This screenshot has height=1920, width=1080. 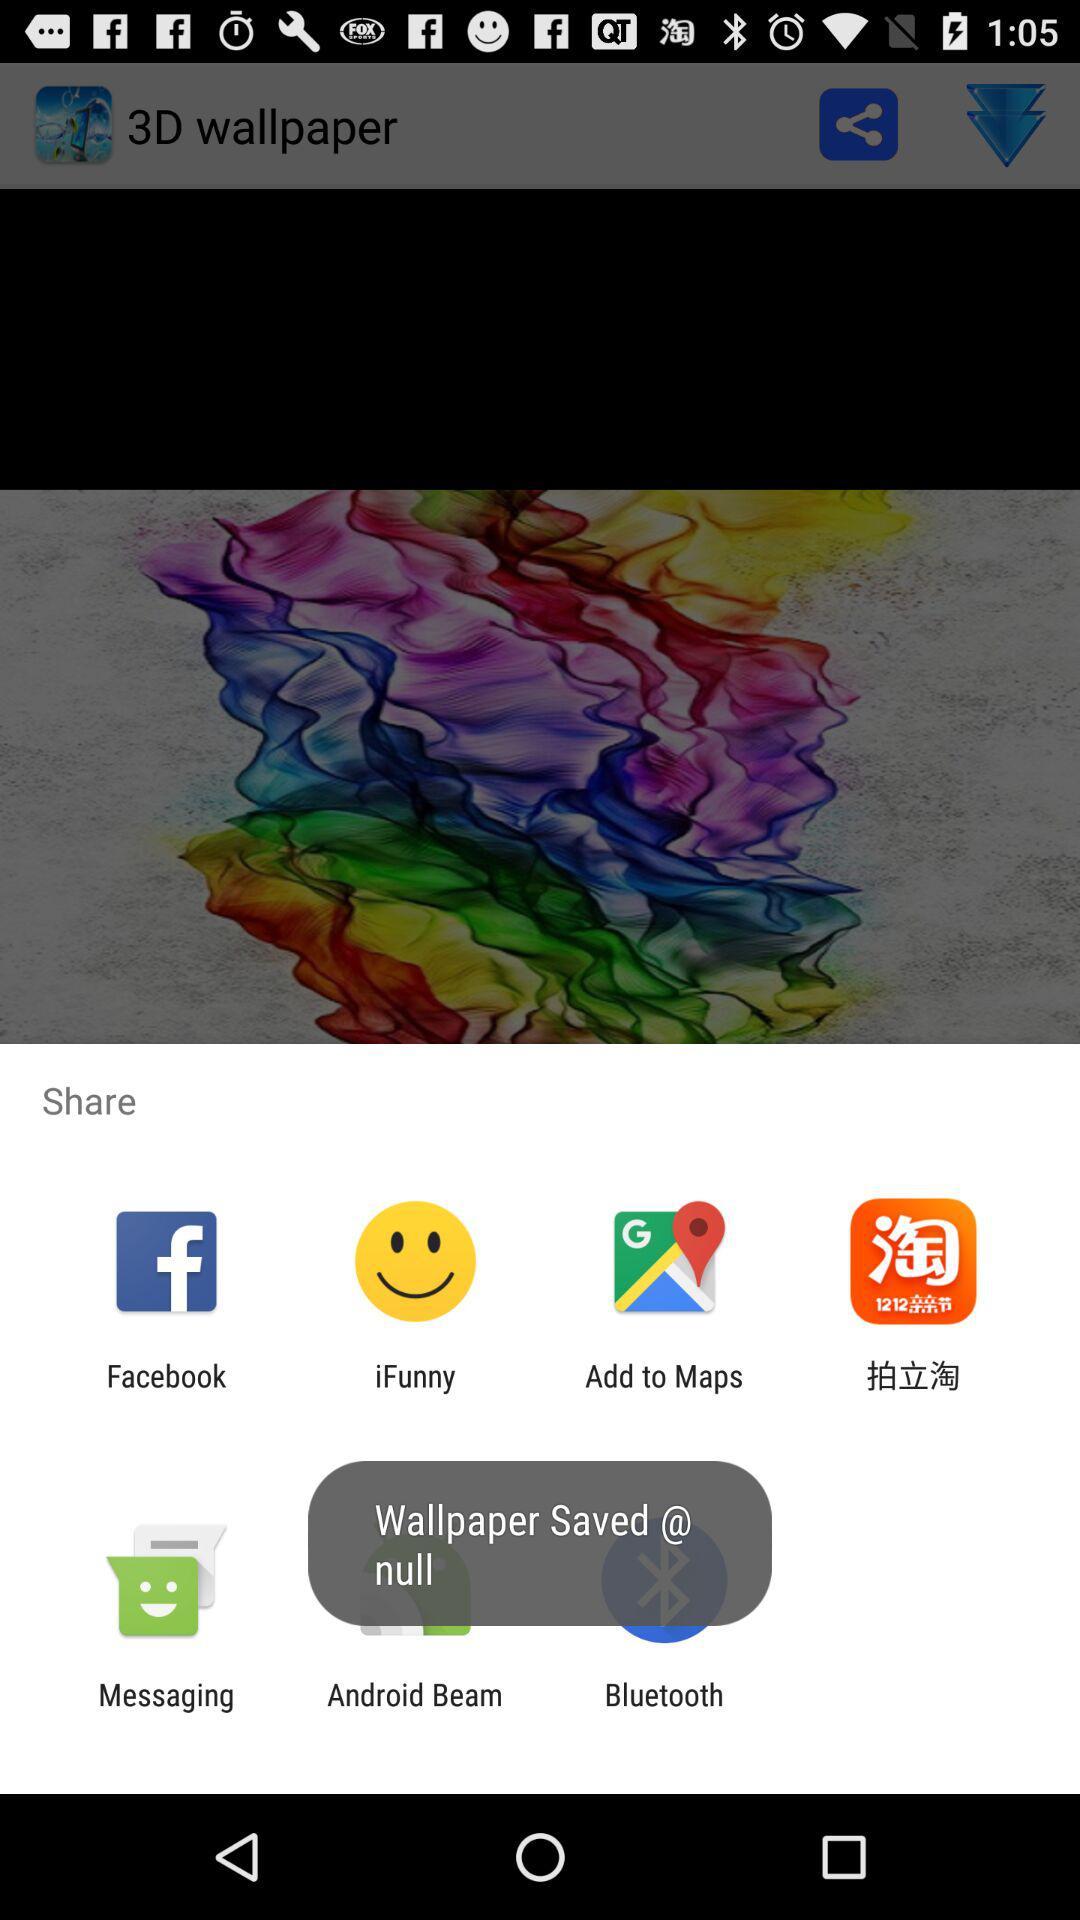 I want to click on app next to the add to maps icon, so click(x=414, y=1392).